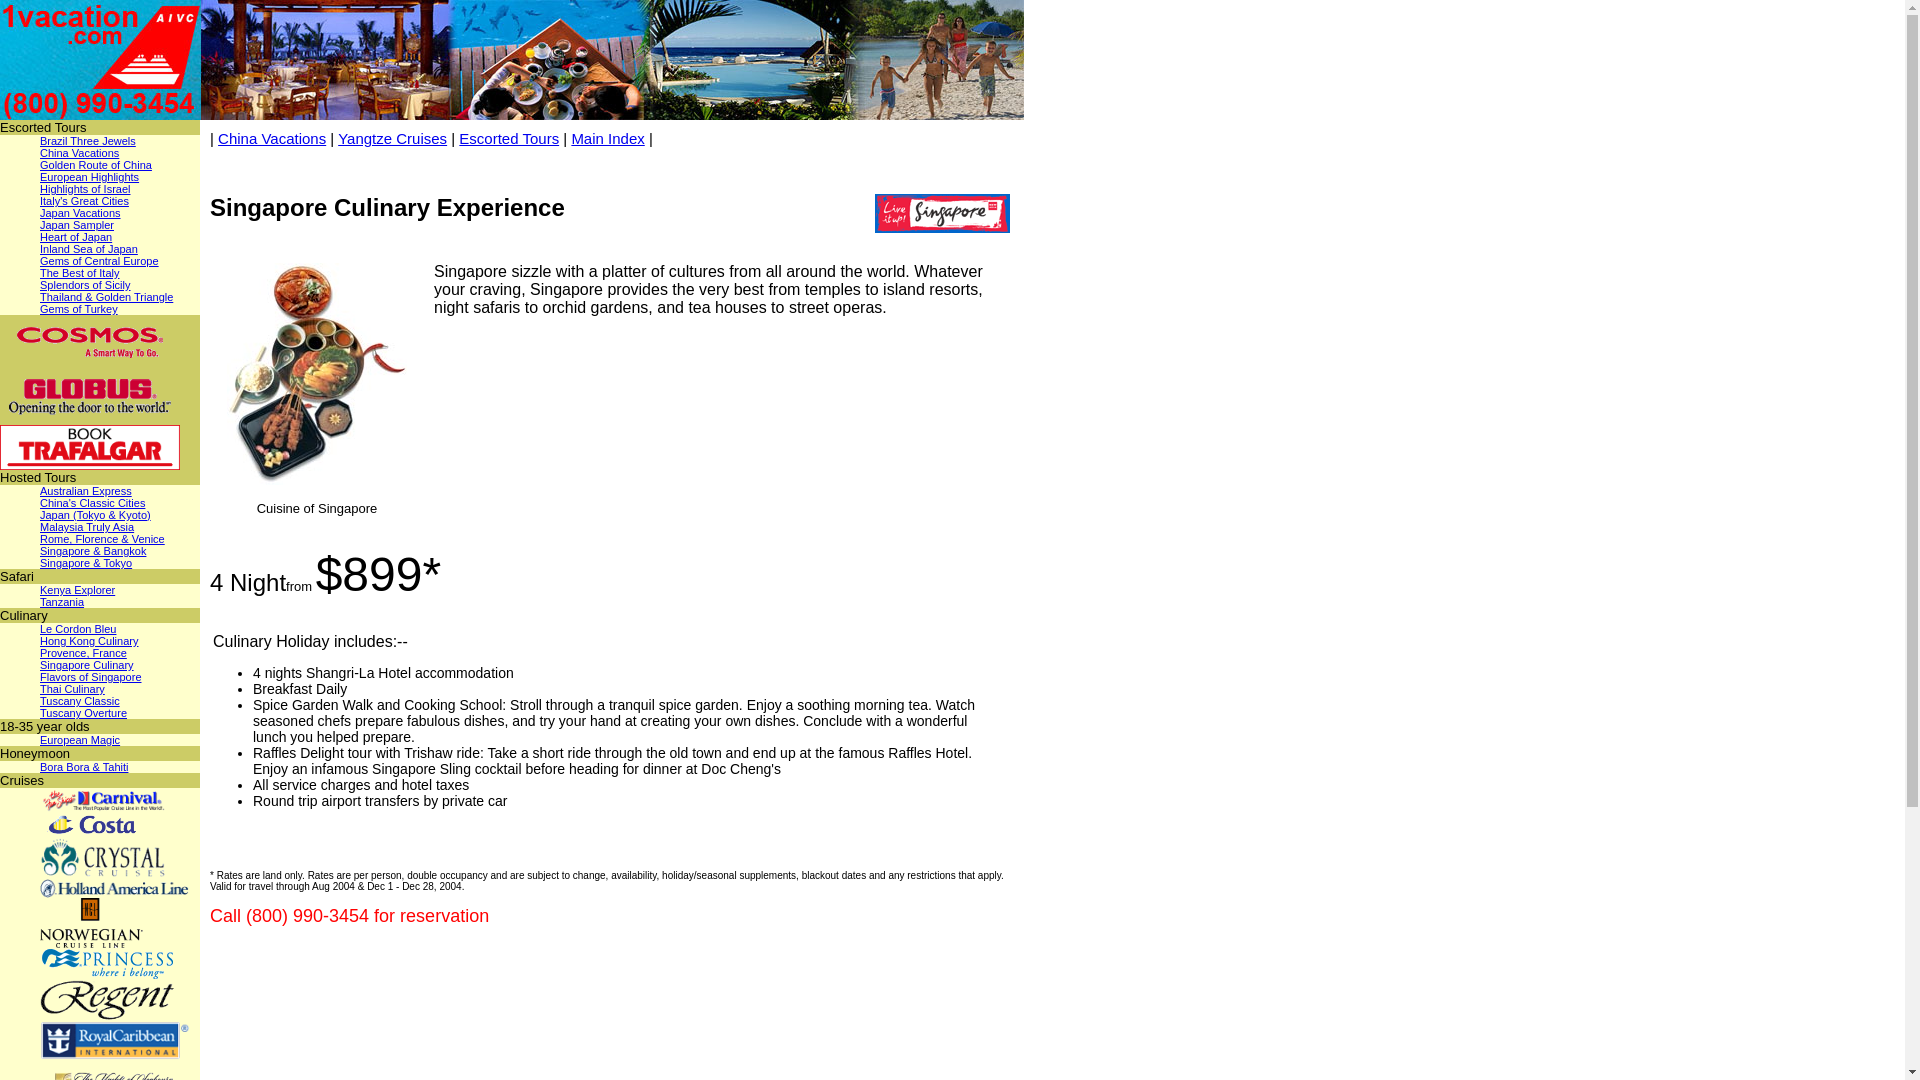  What do you see at coordinates (570, 137) in the screenshot?
I see `'Main Index'` at bounding box center [570, 137].